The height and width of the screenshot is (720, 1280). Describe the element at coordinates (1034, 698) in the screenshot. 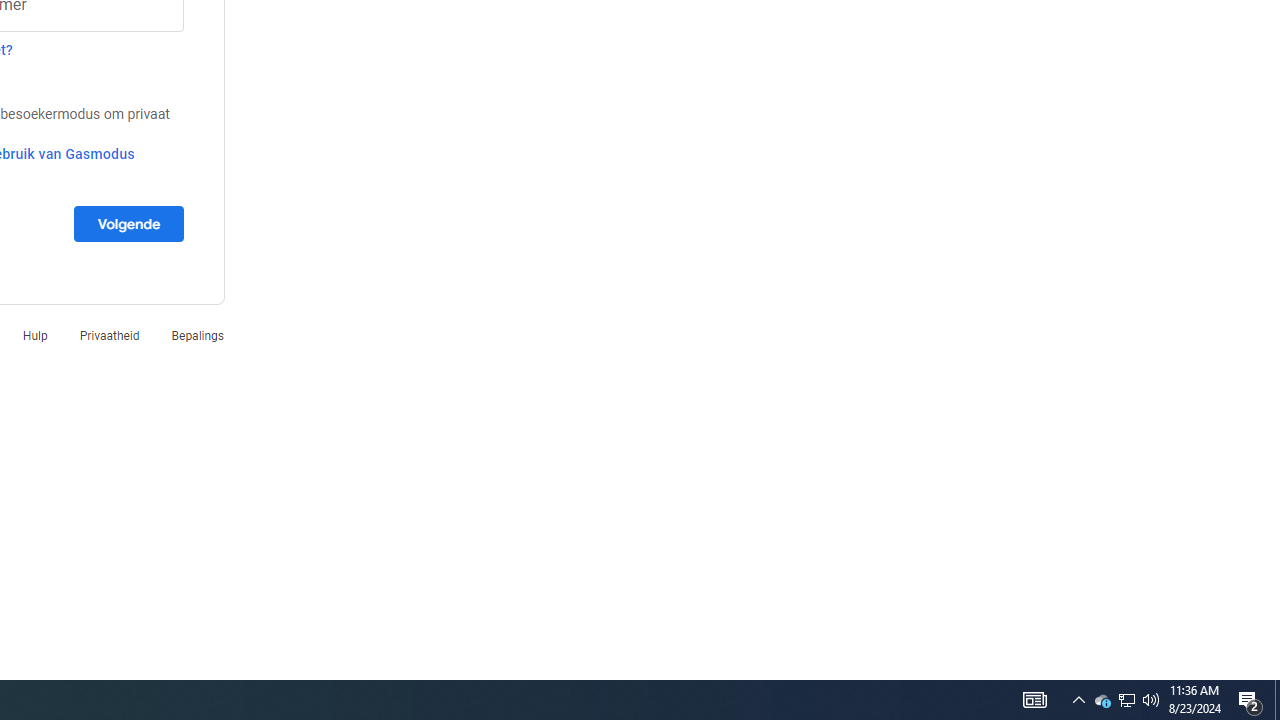

I see `'AutomationID: 4105'` at that location.